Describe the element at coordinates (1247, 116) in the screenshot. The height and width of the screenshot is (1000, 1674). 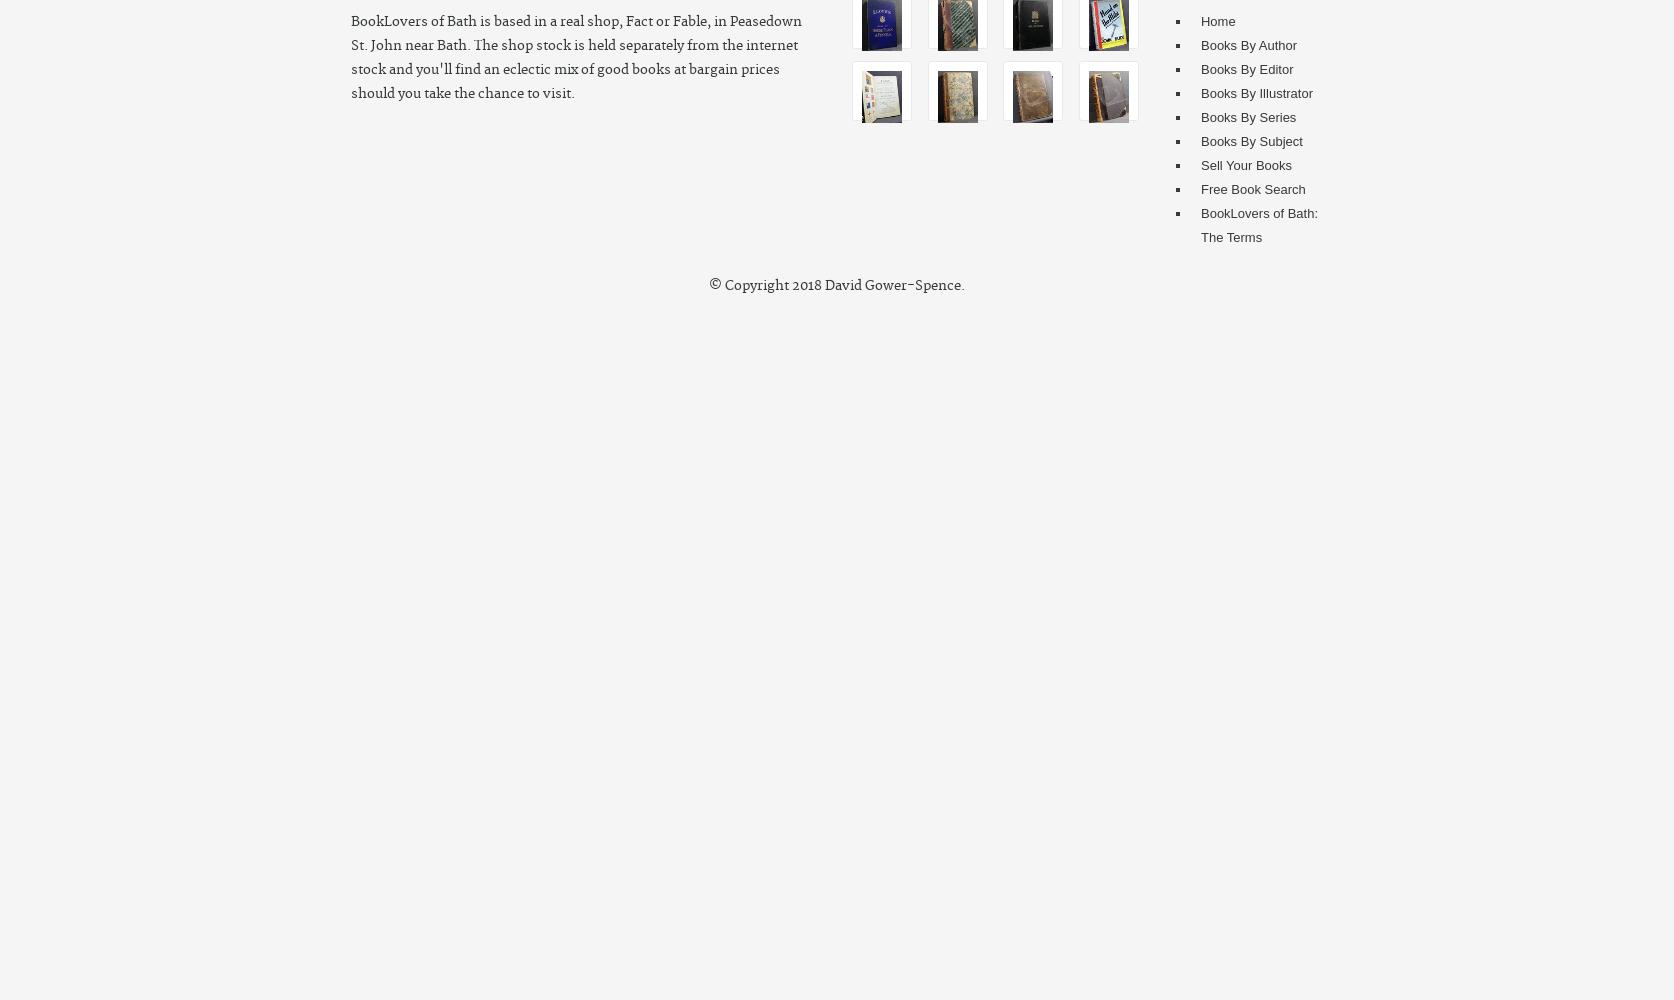
I see `'Books By Series'` at that location.